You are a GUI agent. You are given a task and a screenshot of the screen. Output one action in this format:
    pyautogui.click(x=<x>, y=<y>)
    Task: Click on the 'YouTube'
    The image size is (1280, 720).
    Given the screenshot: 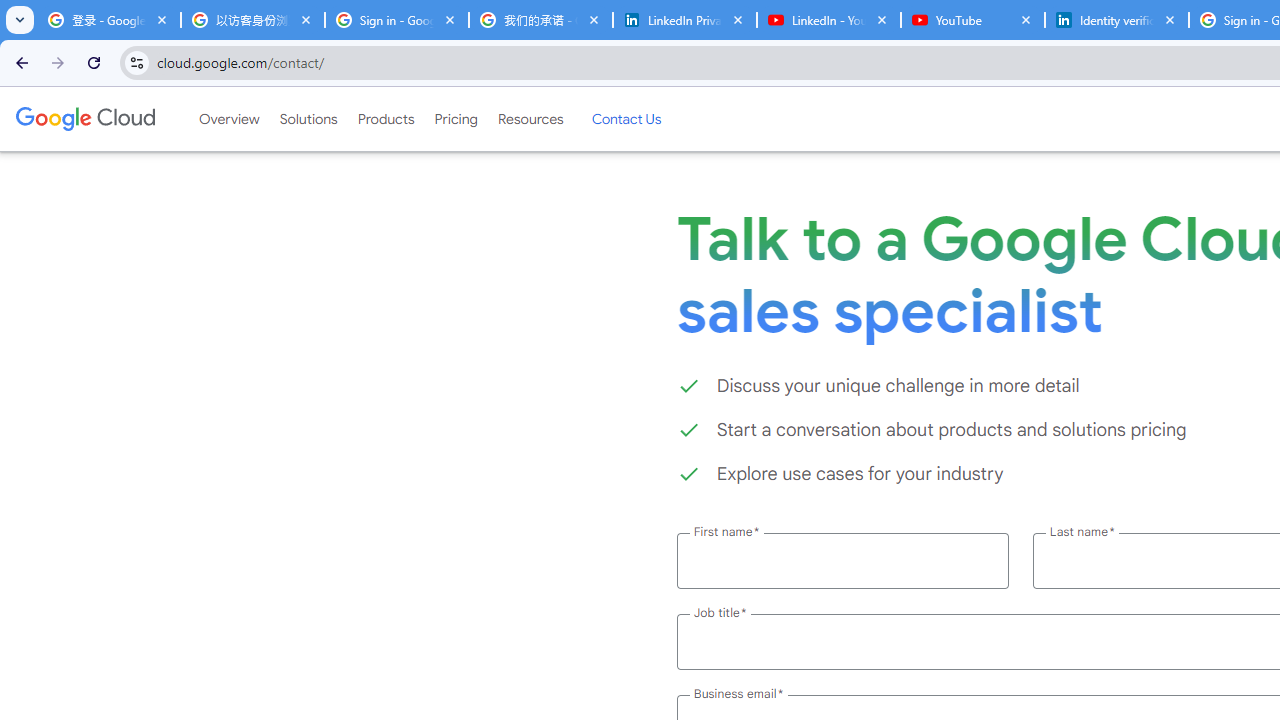 What is the action you would take?
    pyautogui.click(x=972, y=20)
    